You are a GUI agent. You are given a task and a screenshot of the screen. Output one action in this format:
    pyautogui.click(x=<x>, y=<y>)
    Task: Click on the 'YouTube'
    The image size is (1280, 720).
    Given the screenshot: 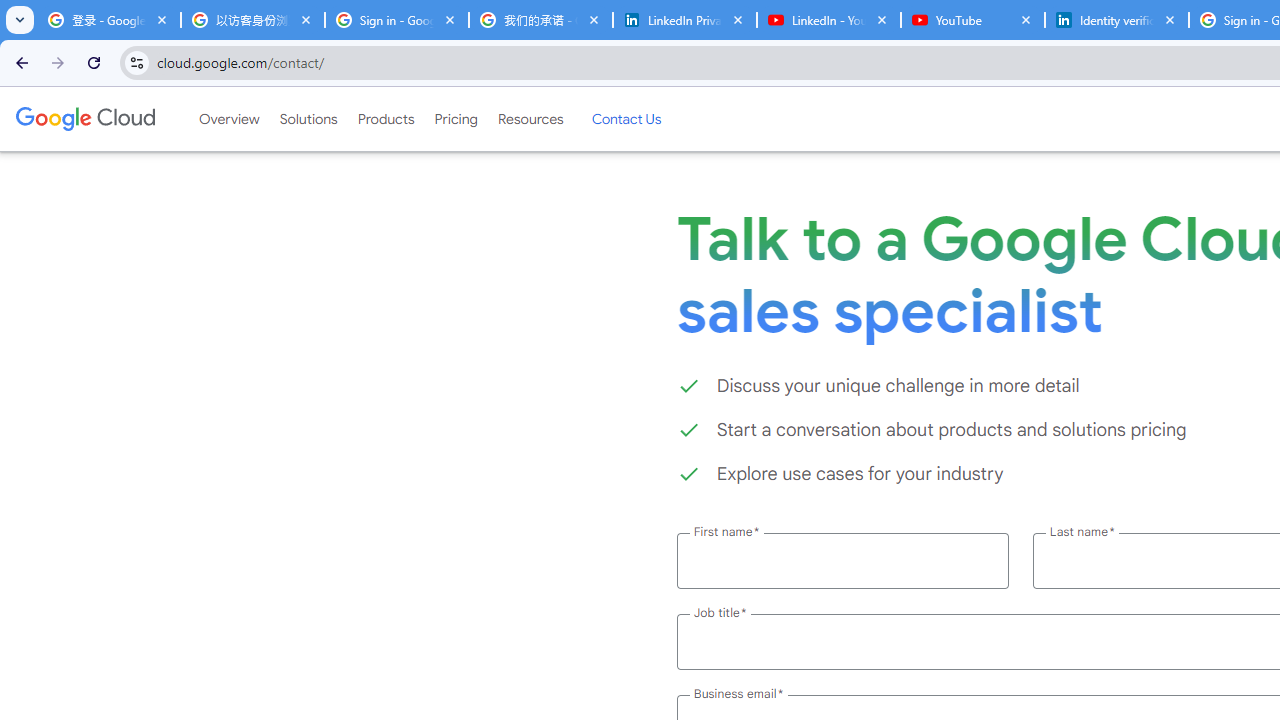 What is the action you would take?
    pyautogui.click(x=972, y=20)
    